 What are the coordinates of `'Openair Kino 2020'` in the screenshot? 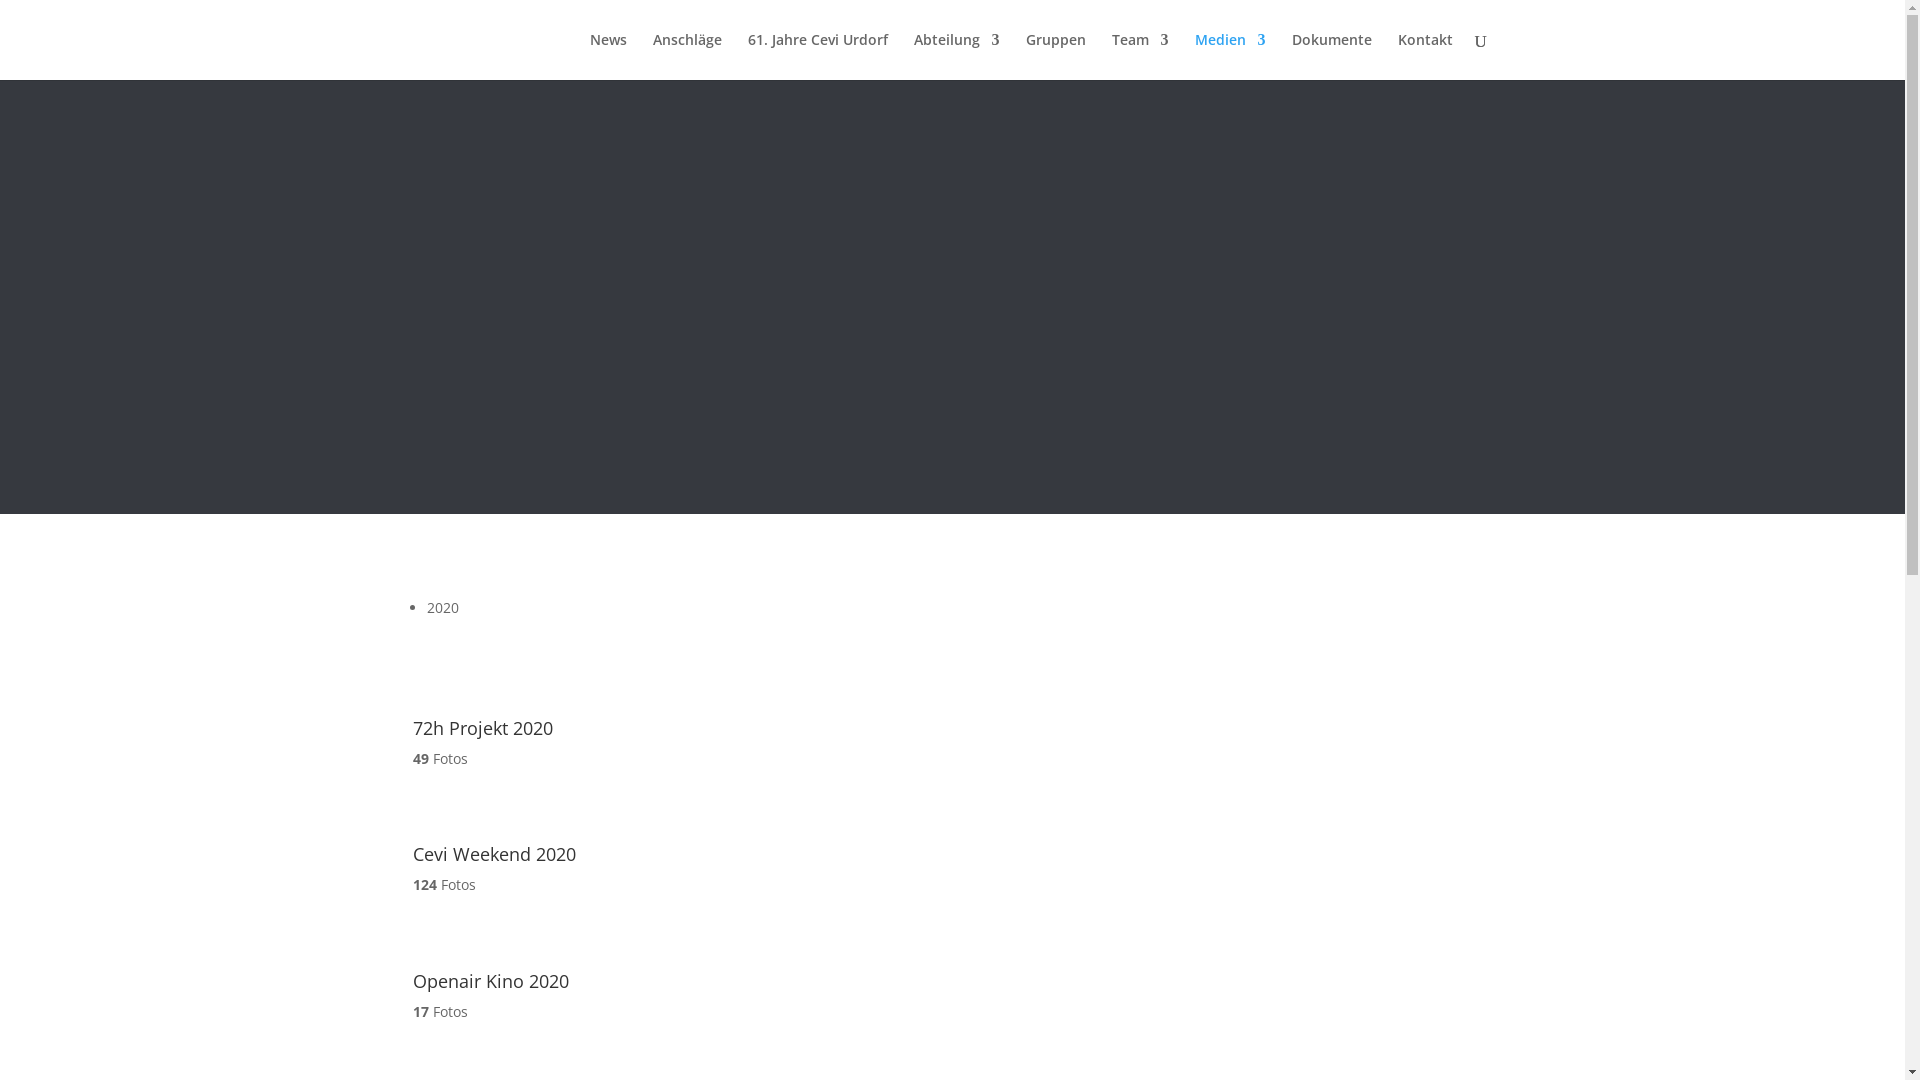 It's located at (456, 958).